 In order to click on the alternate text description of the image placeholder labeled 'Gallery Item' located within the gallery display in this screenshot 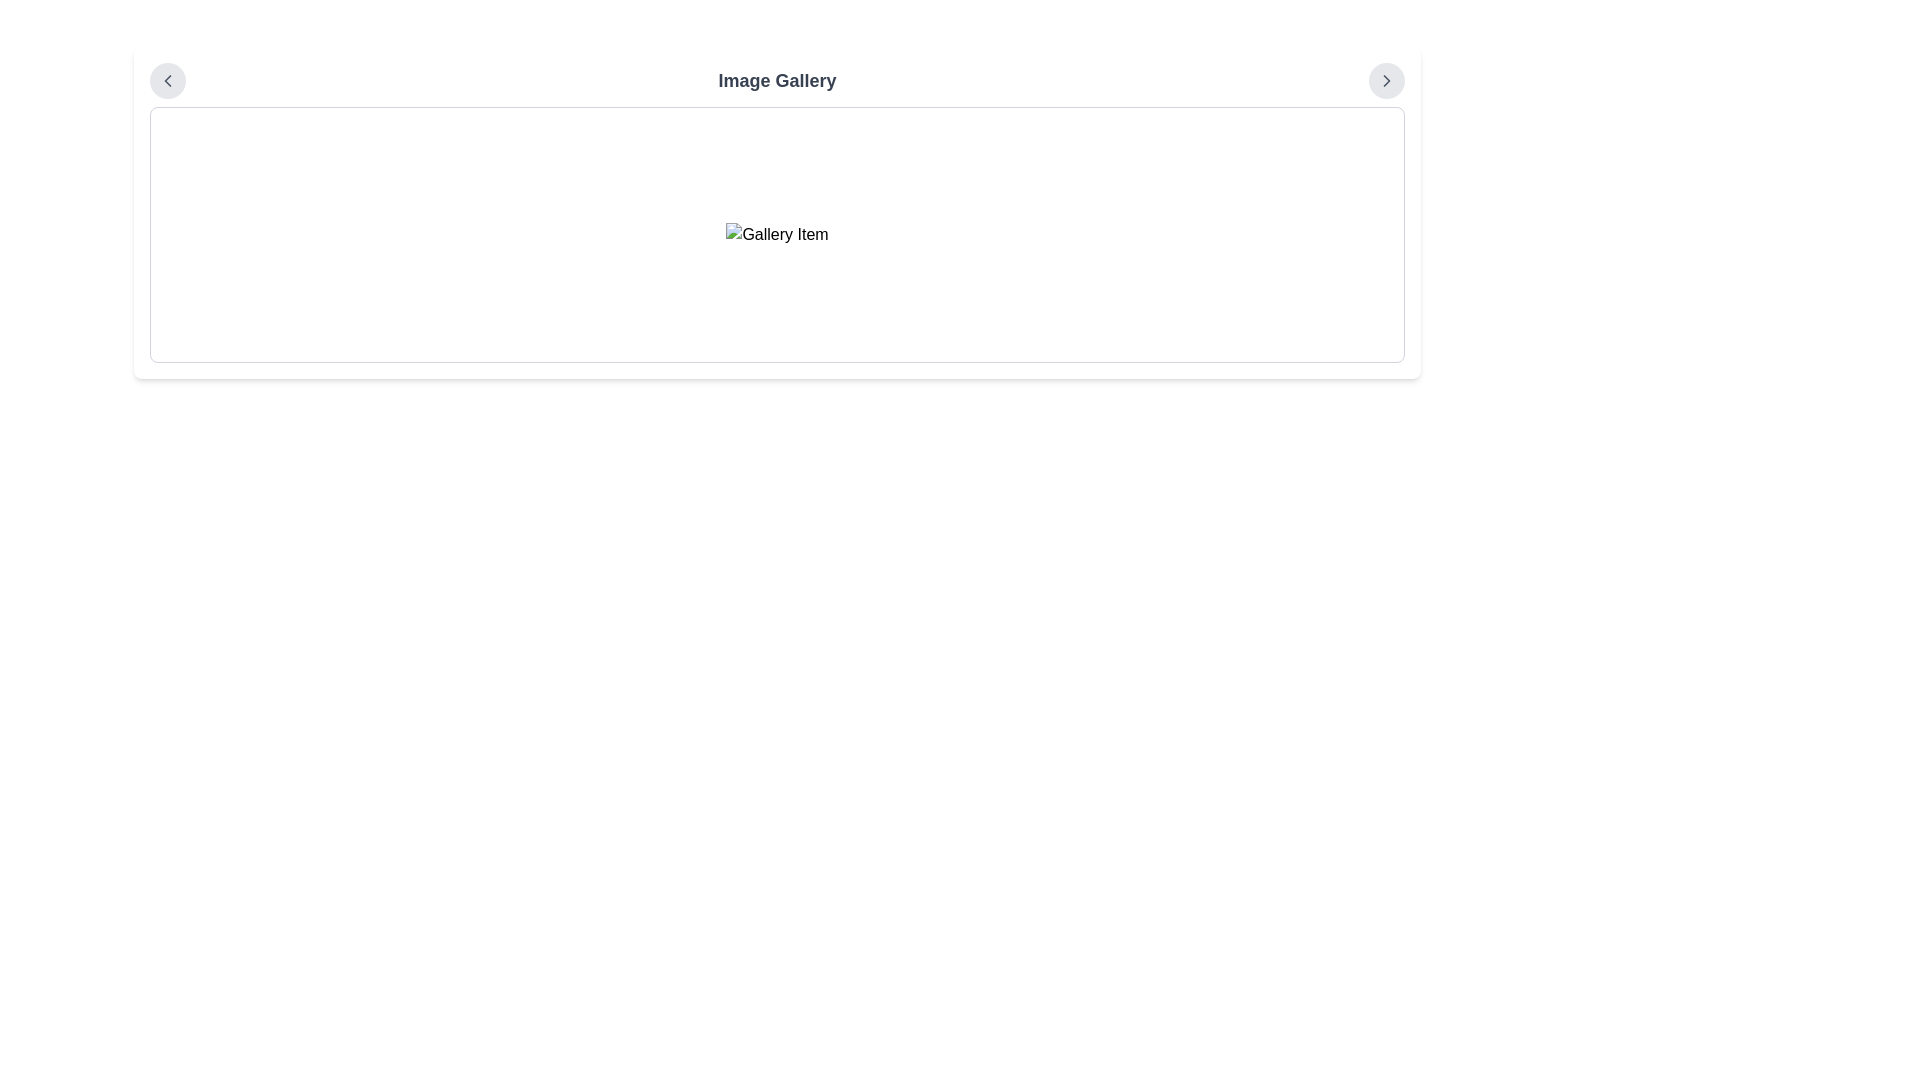, I will do `click(776, 234)`.